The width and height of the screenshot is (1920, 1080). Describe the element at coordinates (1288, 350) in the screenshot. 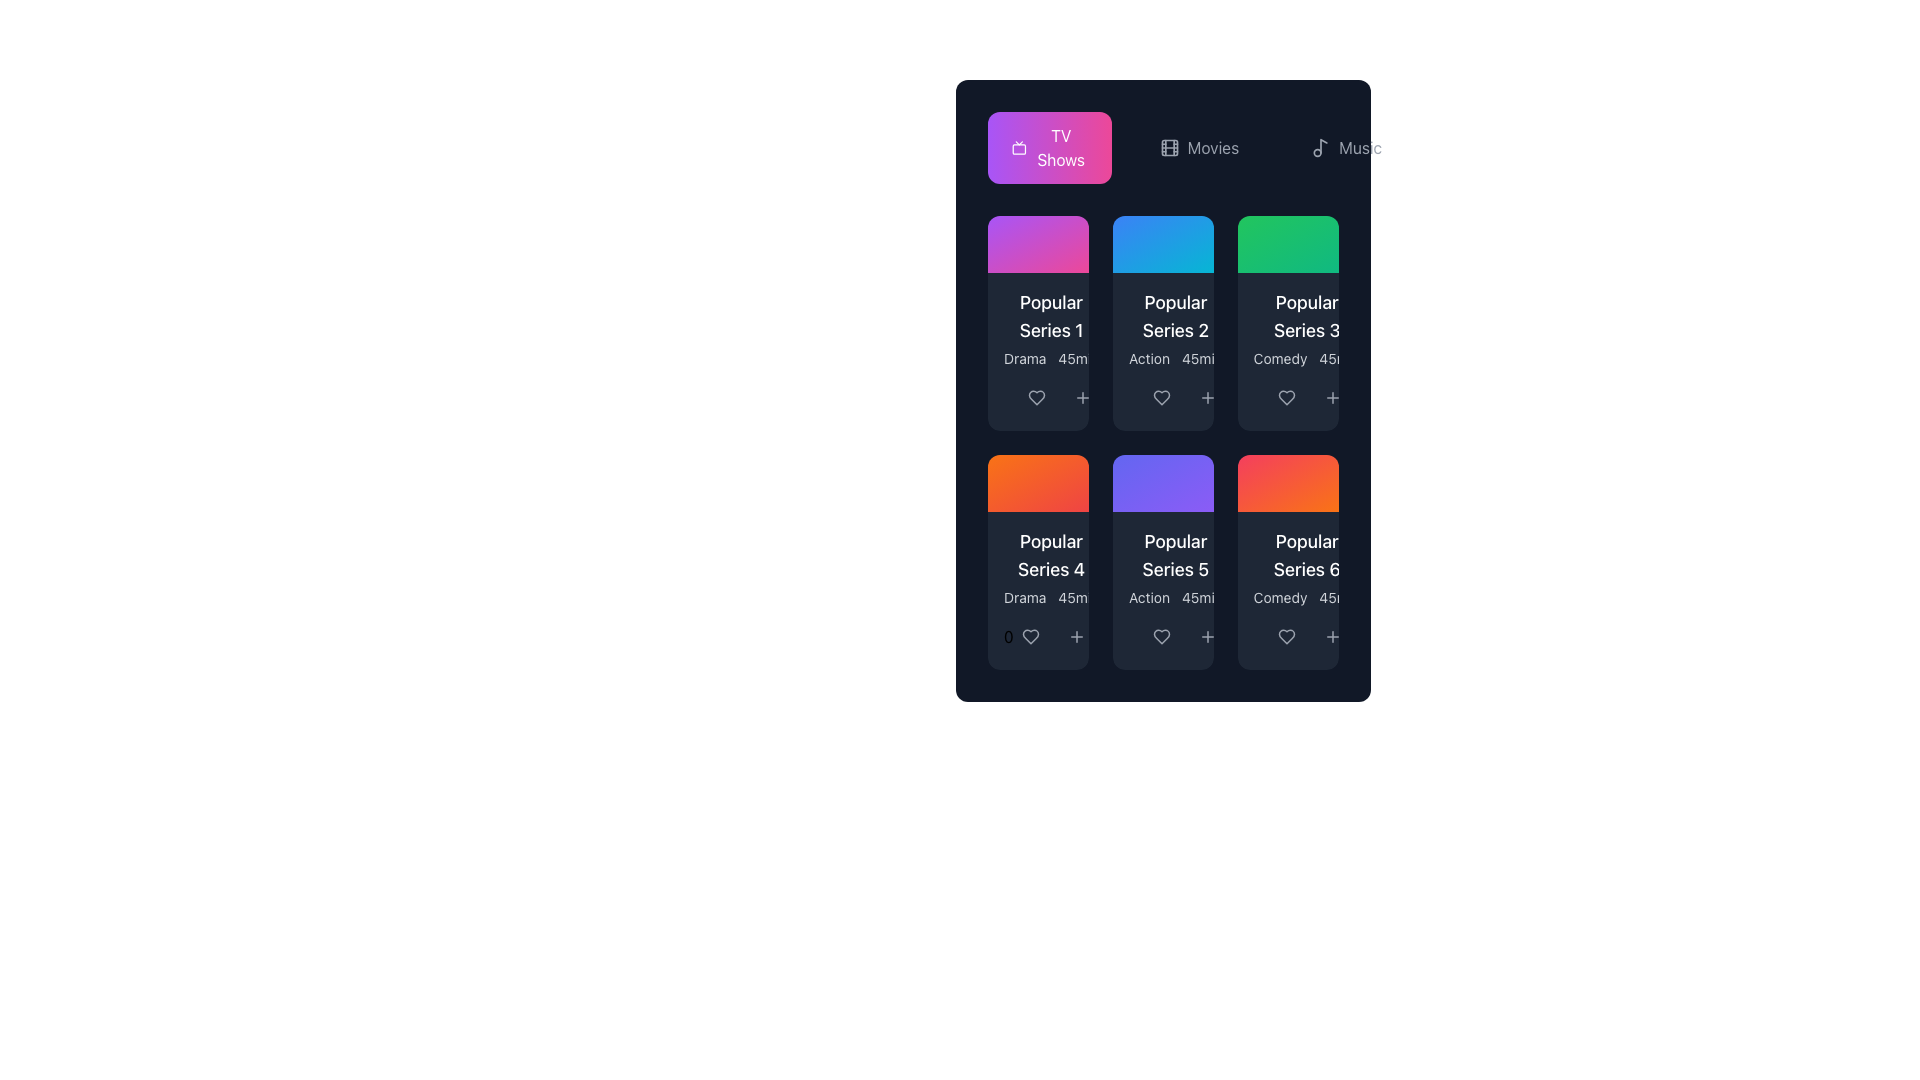

I see `the Information card, which displays details about a movie or series and is located in the grid as the third card in the first row, to the right of 'Popular Series 2' and above 'Popular Series 6'` at that location.